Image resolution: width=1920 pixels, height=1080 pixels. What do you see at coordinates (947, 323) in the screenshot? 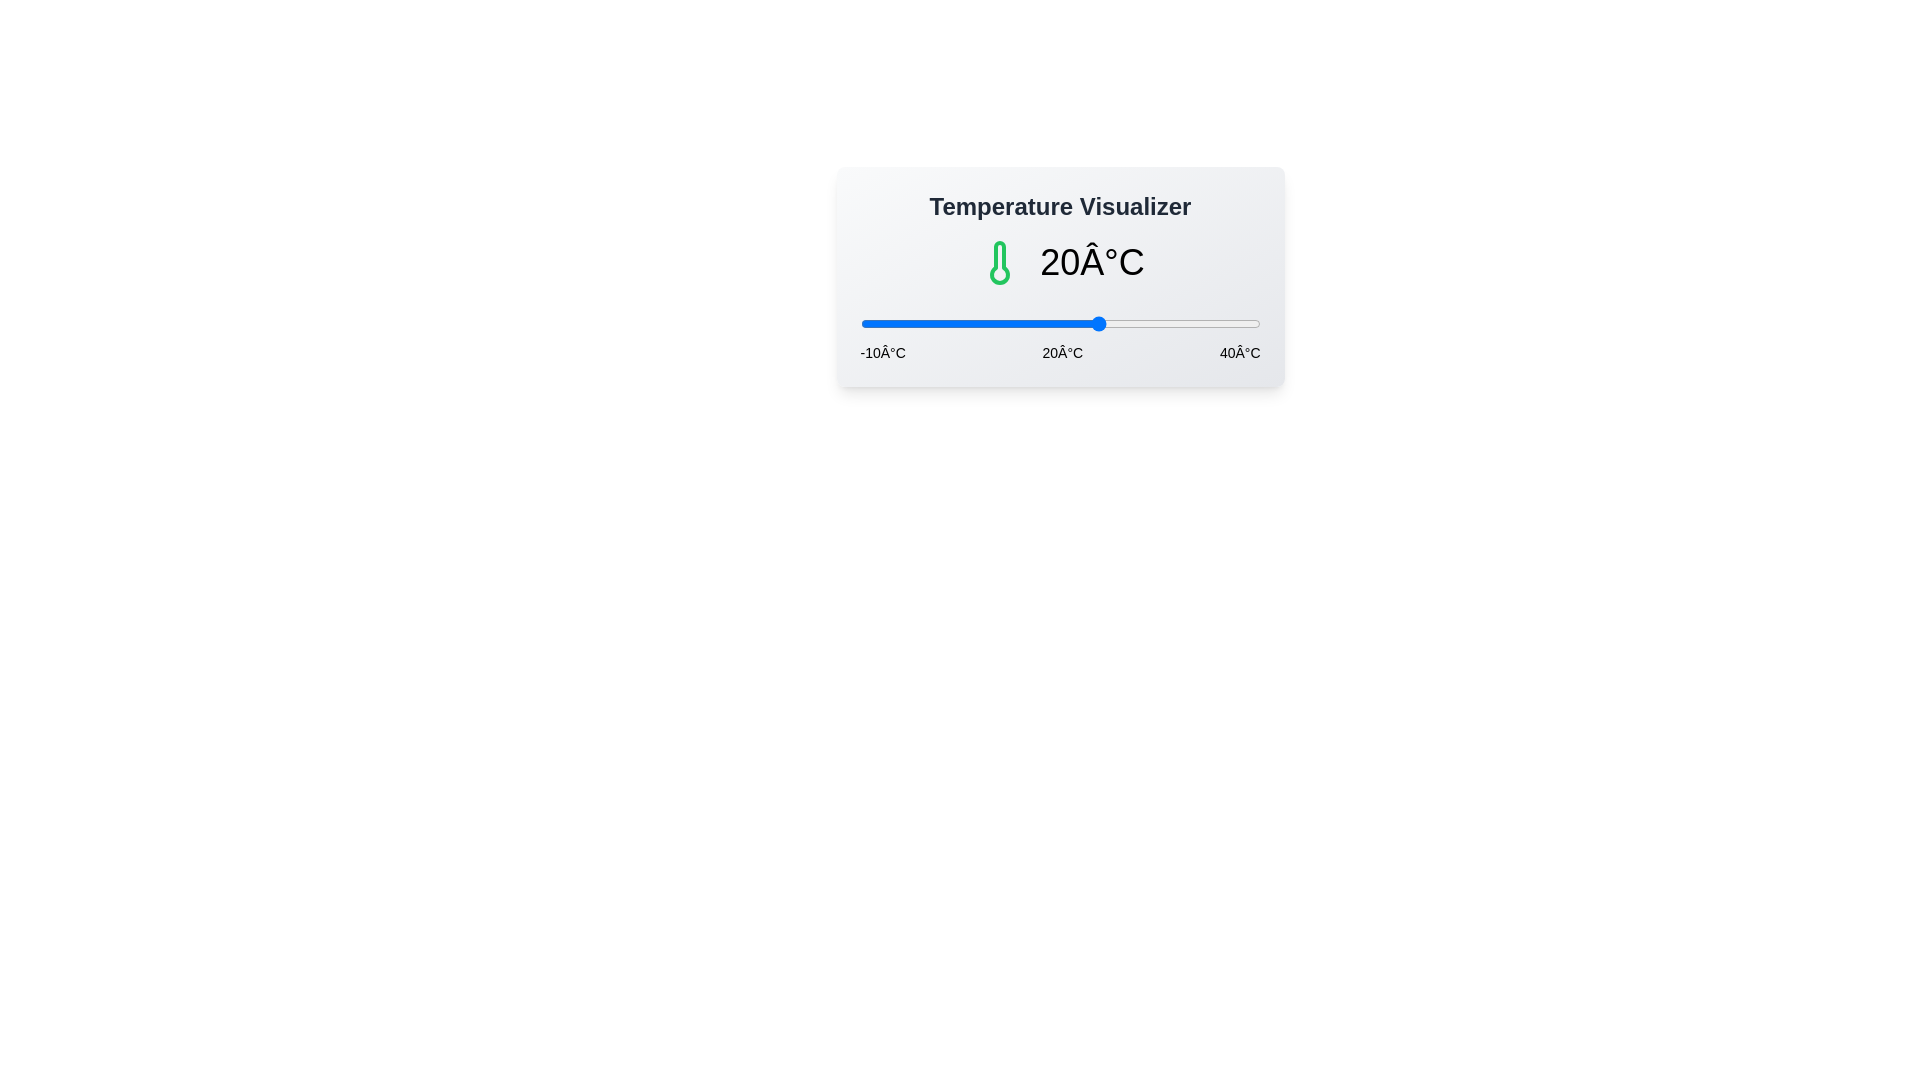
I see `the slider to set the temperature to 1°C` at bounding box center [947, 323].